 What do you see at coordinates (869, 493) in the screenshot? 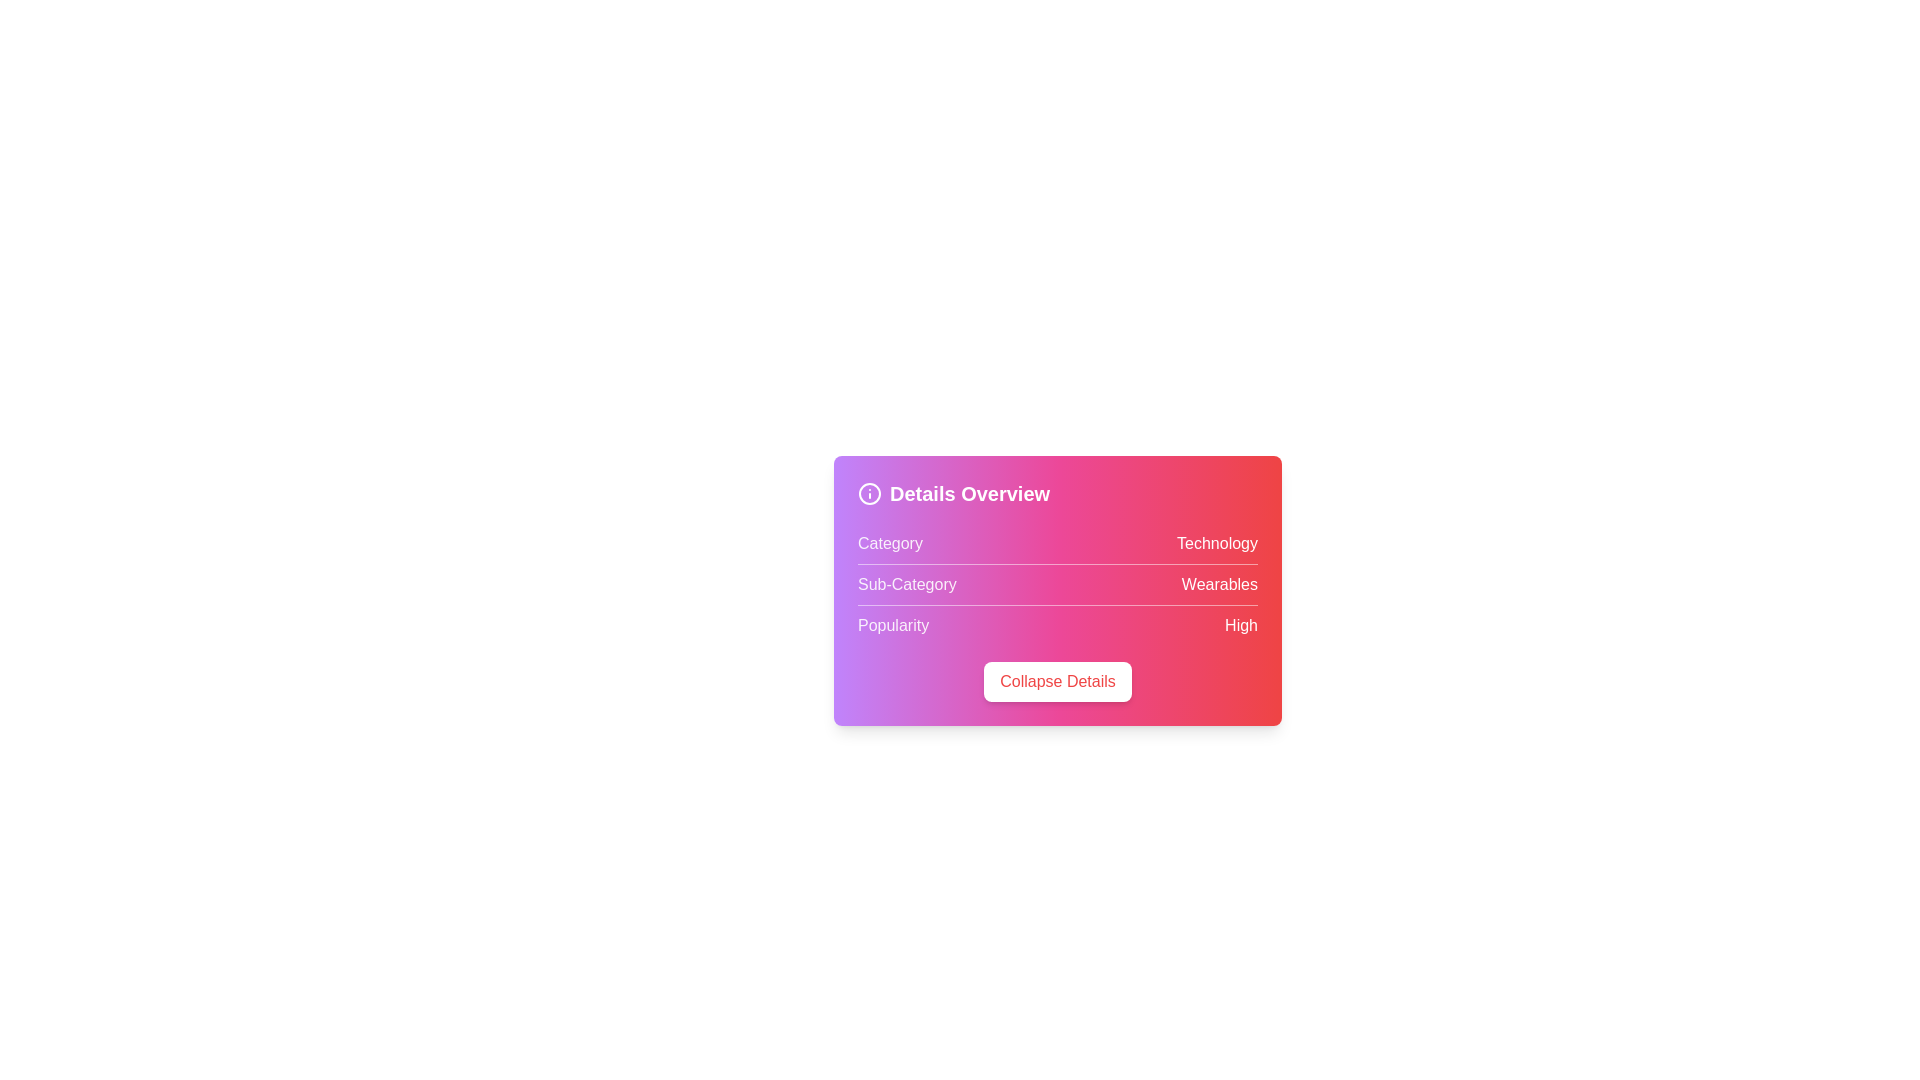
I see `the outermost SVG Circle located at the center of the 'Details Overview' card interface` at bounding box center [869, 493].